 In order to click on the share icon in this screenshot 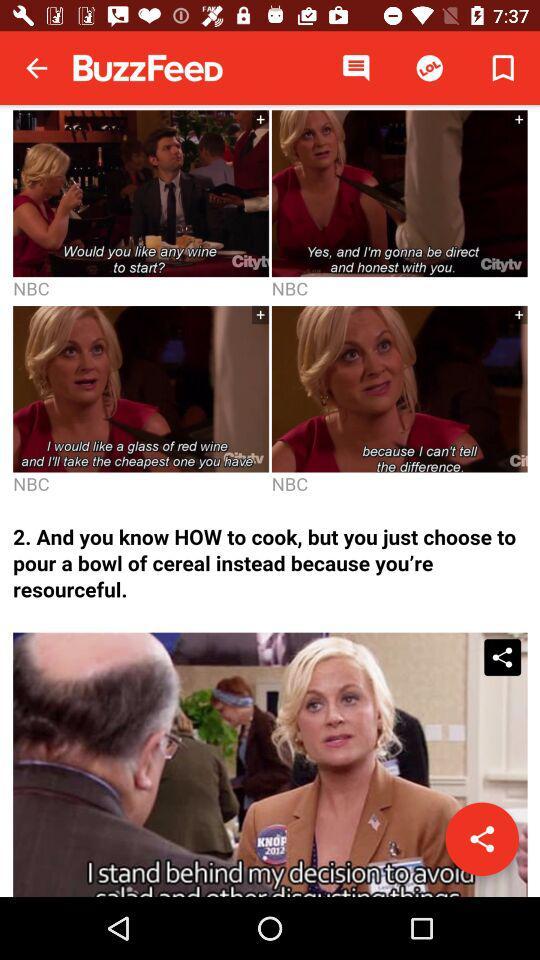, I will do `click(481, 839)`.